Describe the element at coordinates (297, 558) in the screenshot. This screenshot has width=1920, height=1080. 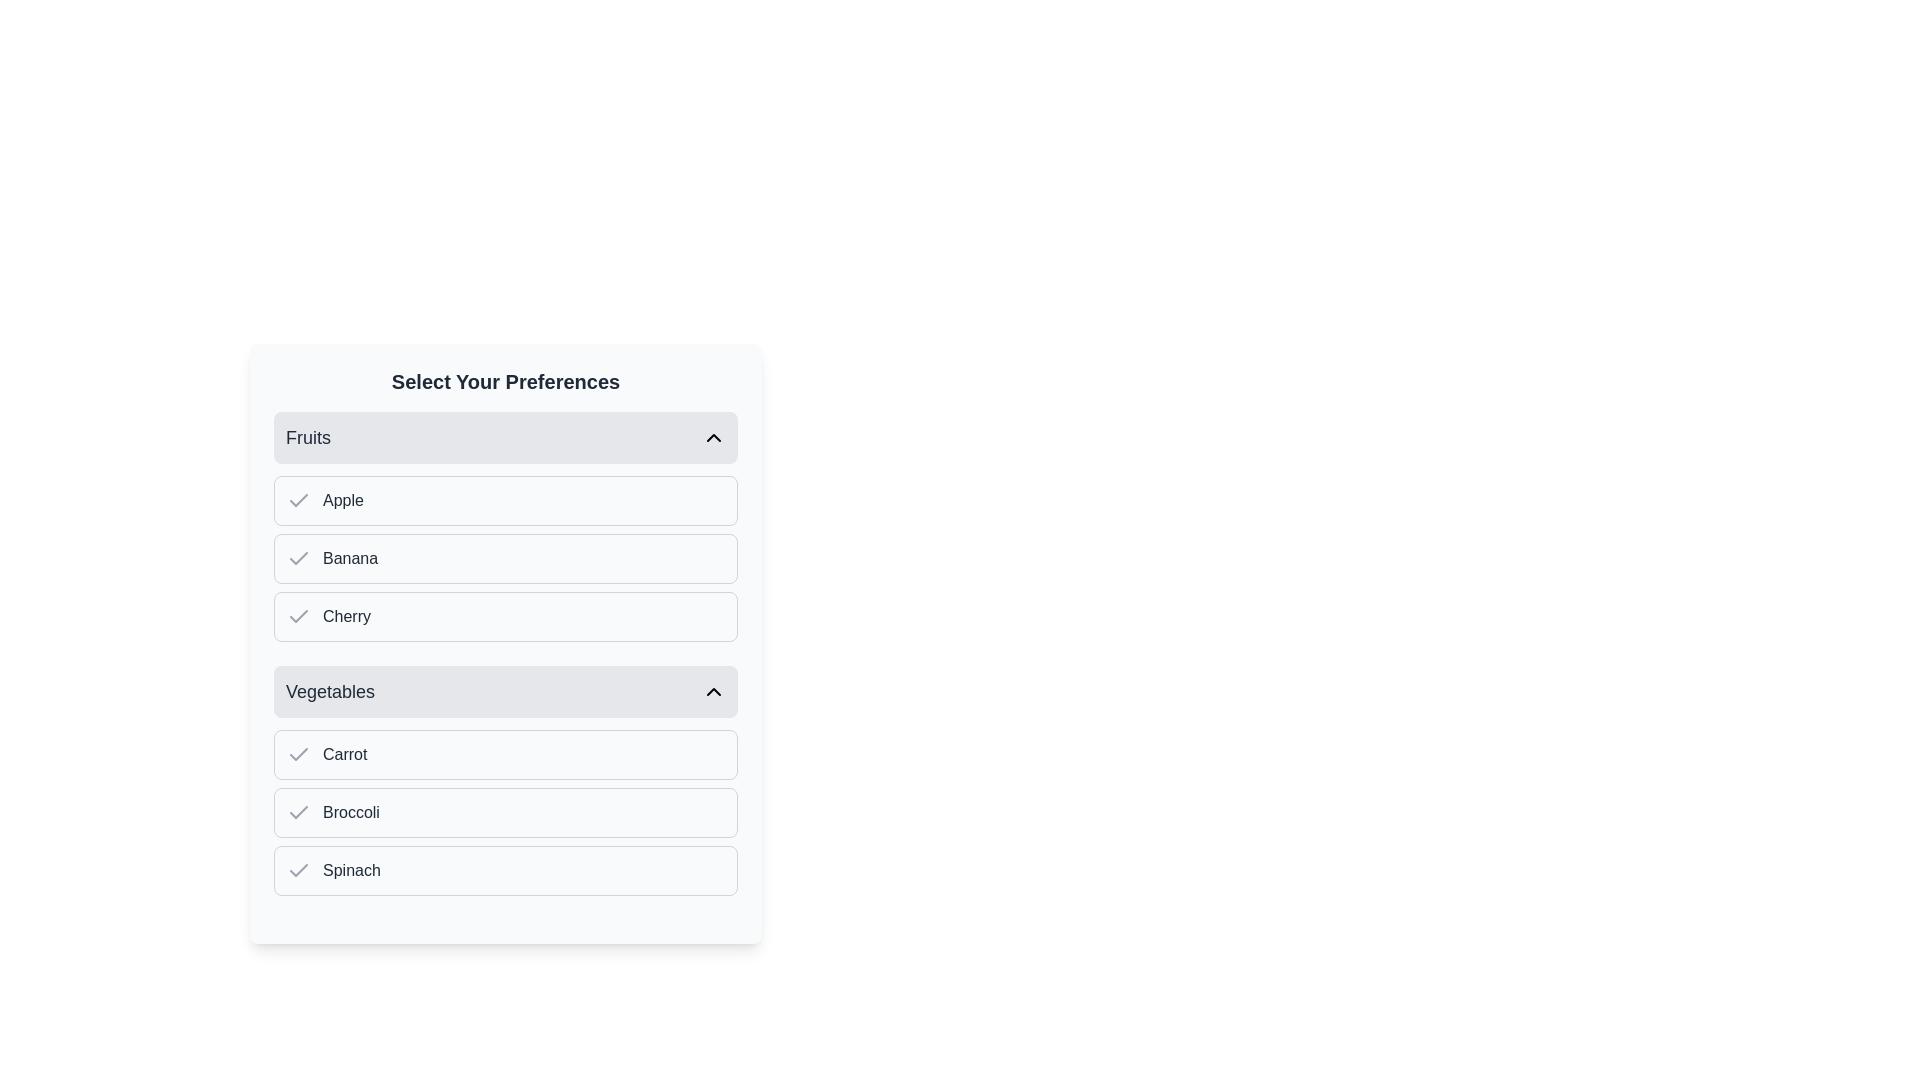
I see `the checkmark icon for the 'Banana' list item in the 'Fruits' section to change its selection state` at that location.